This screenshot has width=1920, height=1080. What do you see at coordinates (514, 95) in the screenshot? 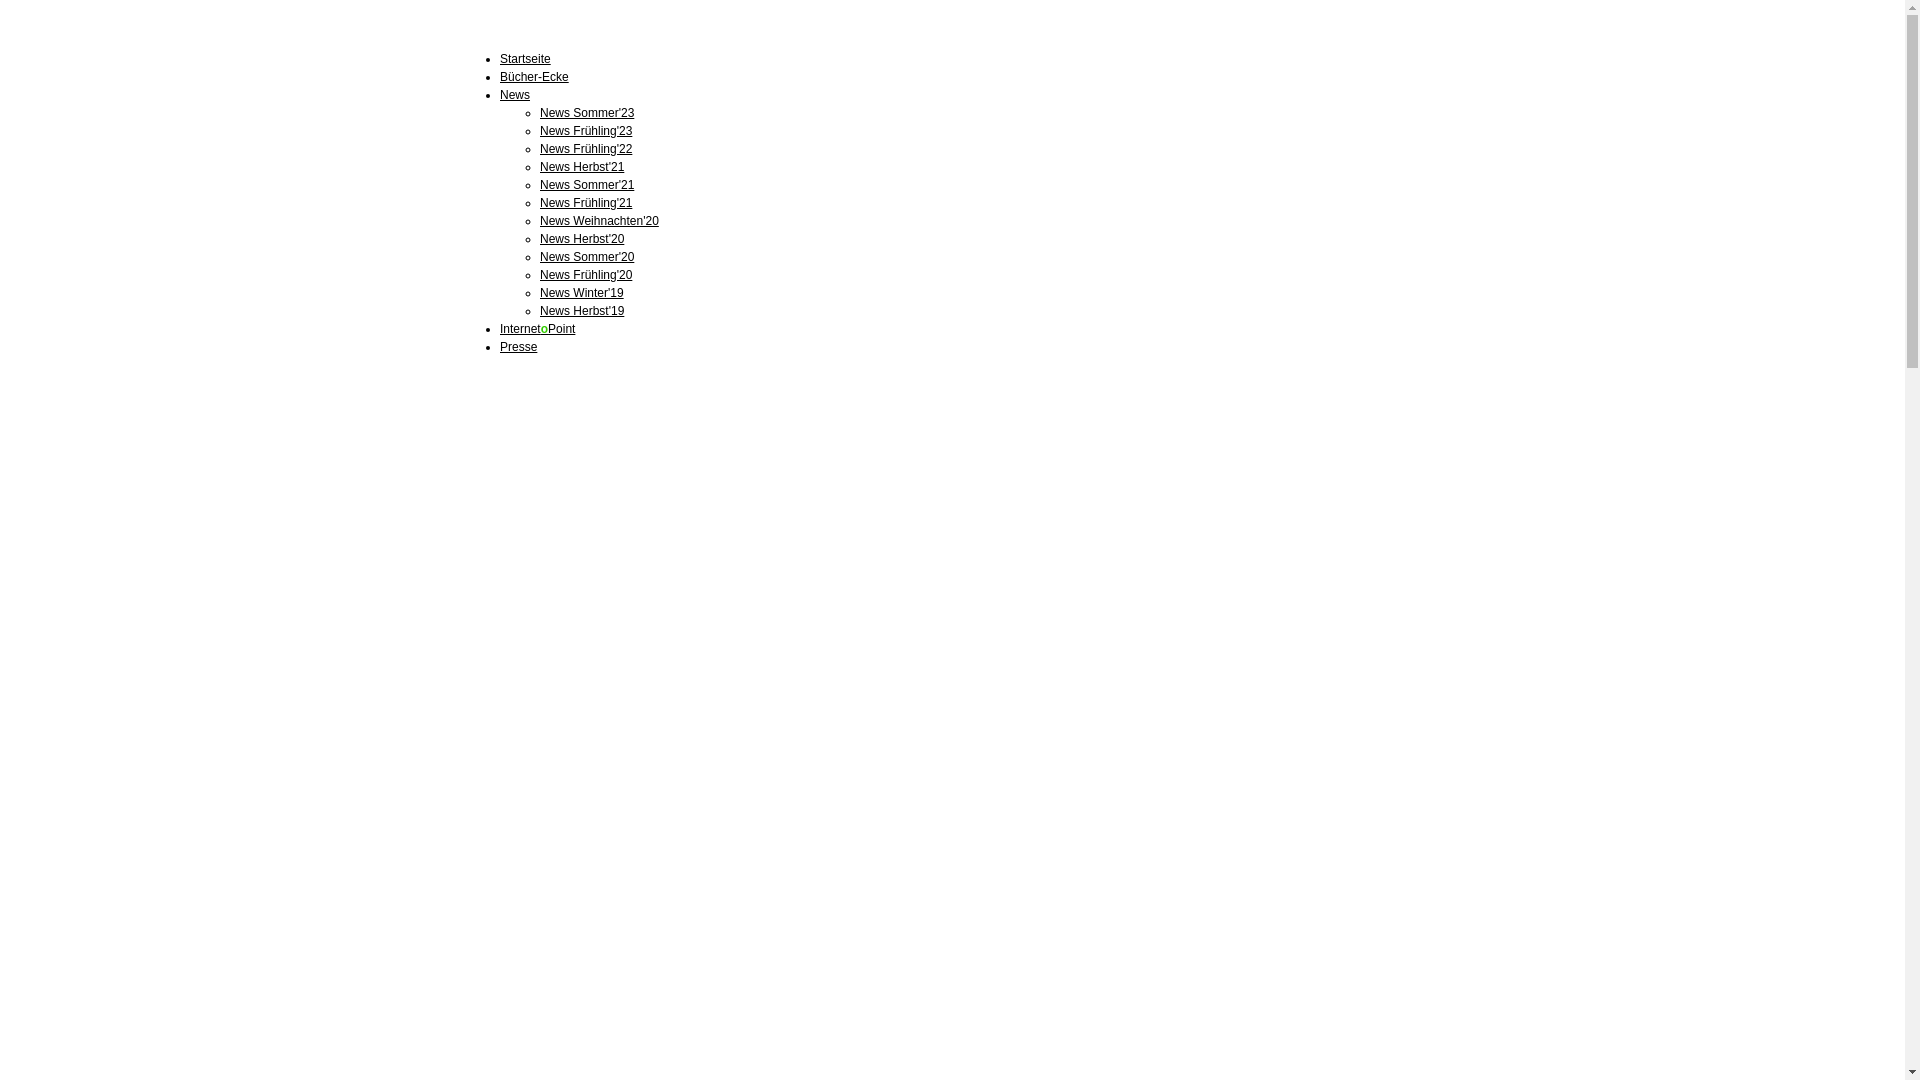
I see `'News'` at bounding box center [514, 95].